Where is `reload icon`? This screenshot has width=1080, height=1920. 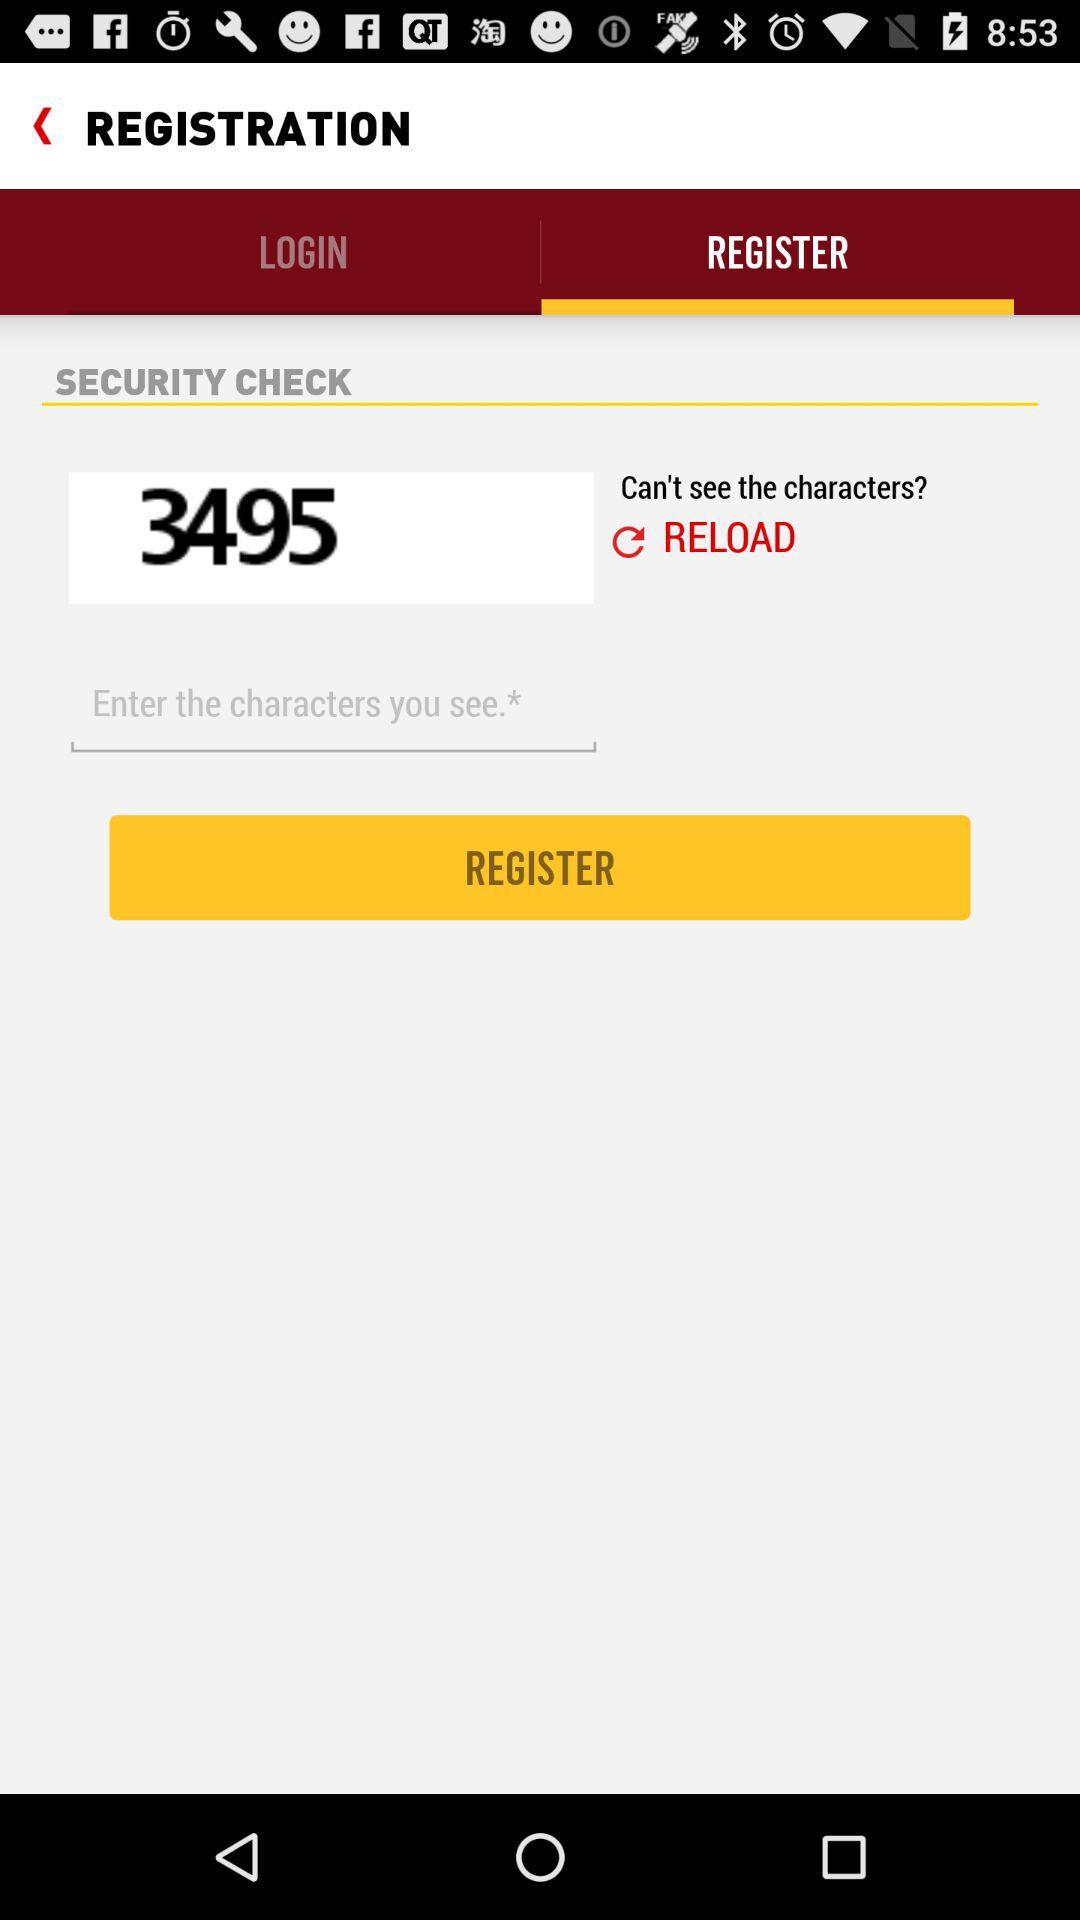 reload icon is located at coordinates (729, 535).